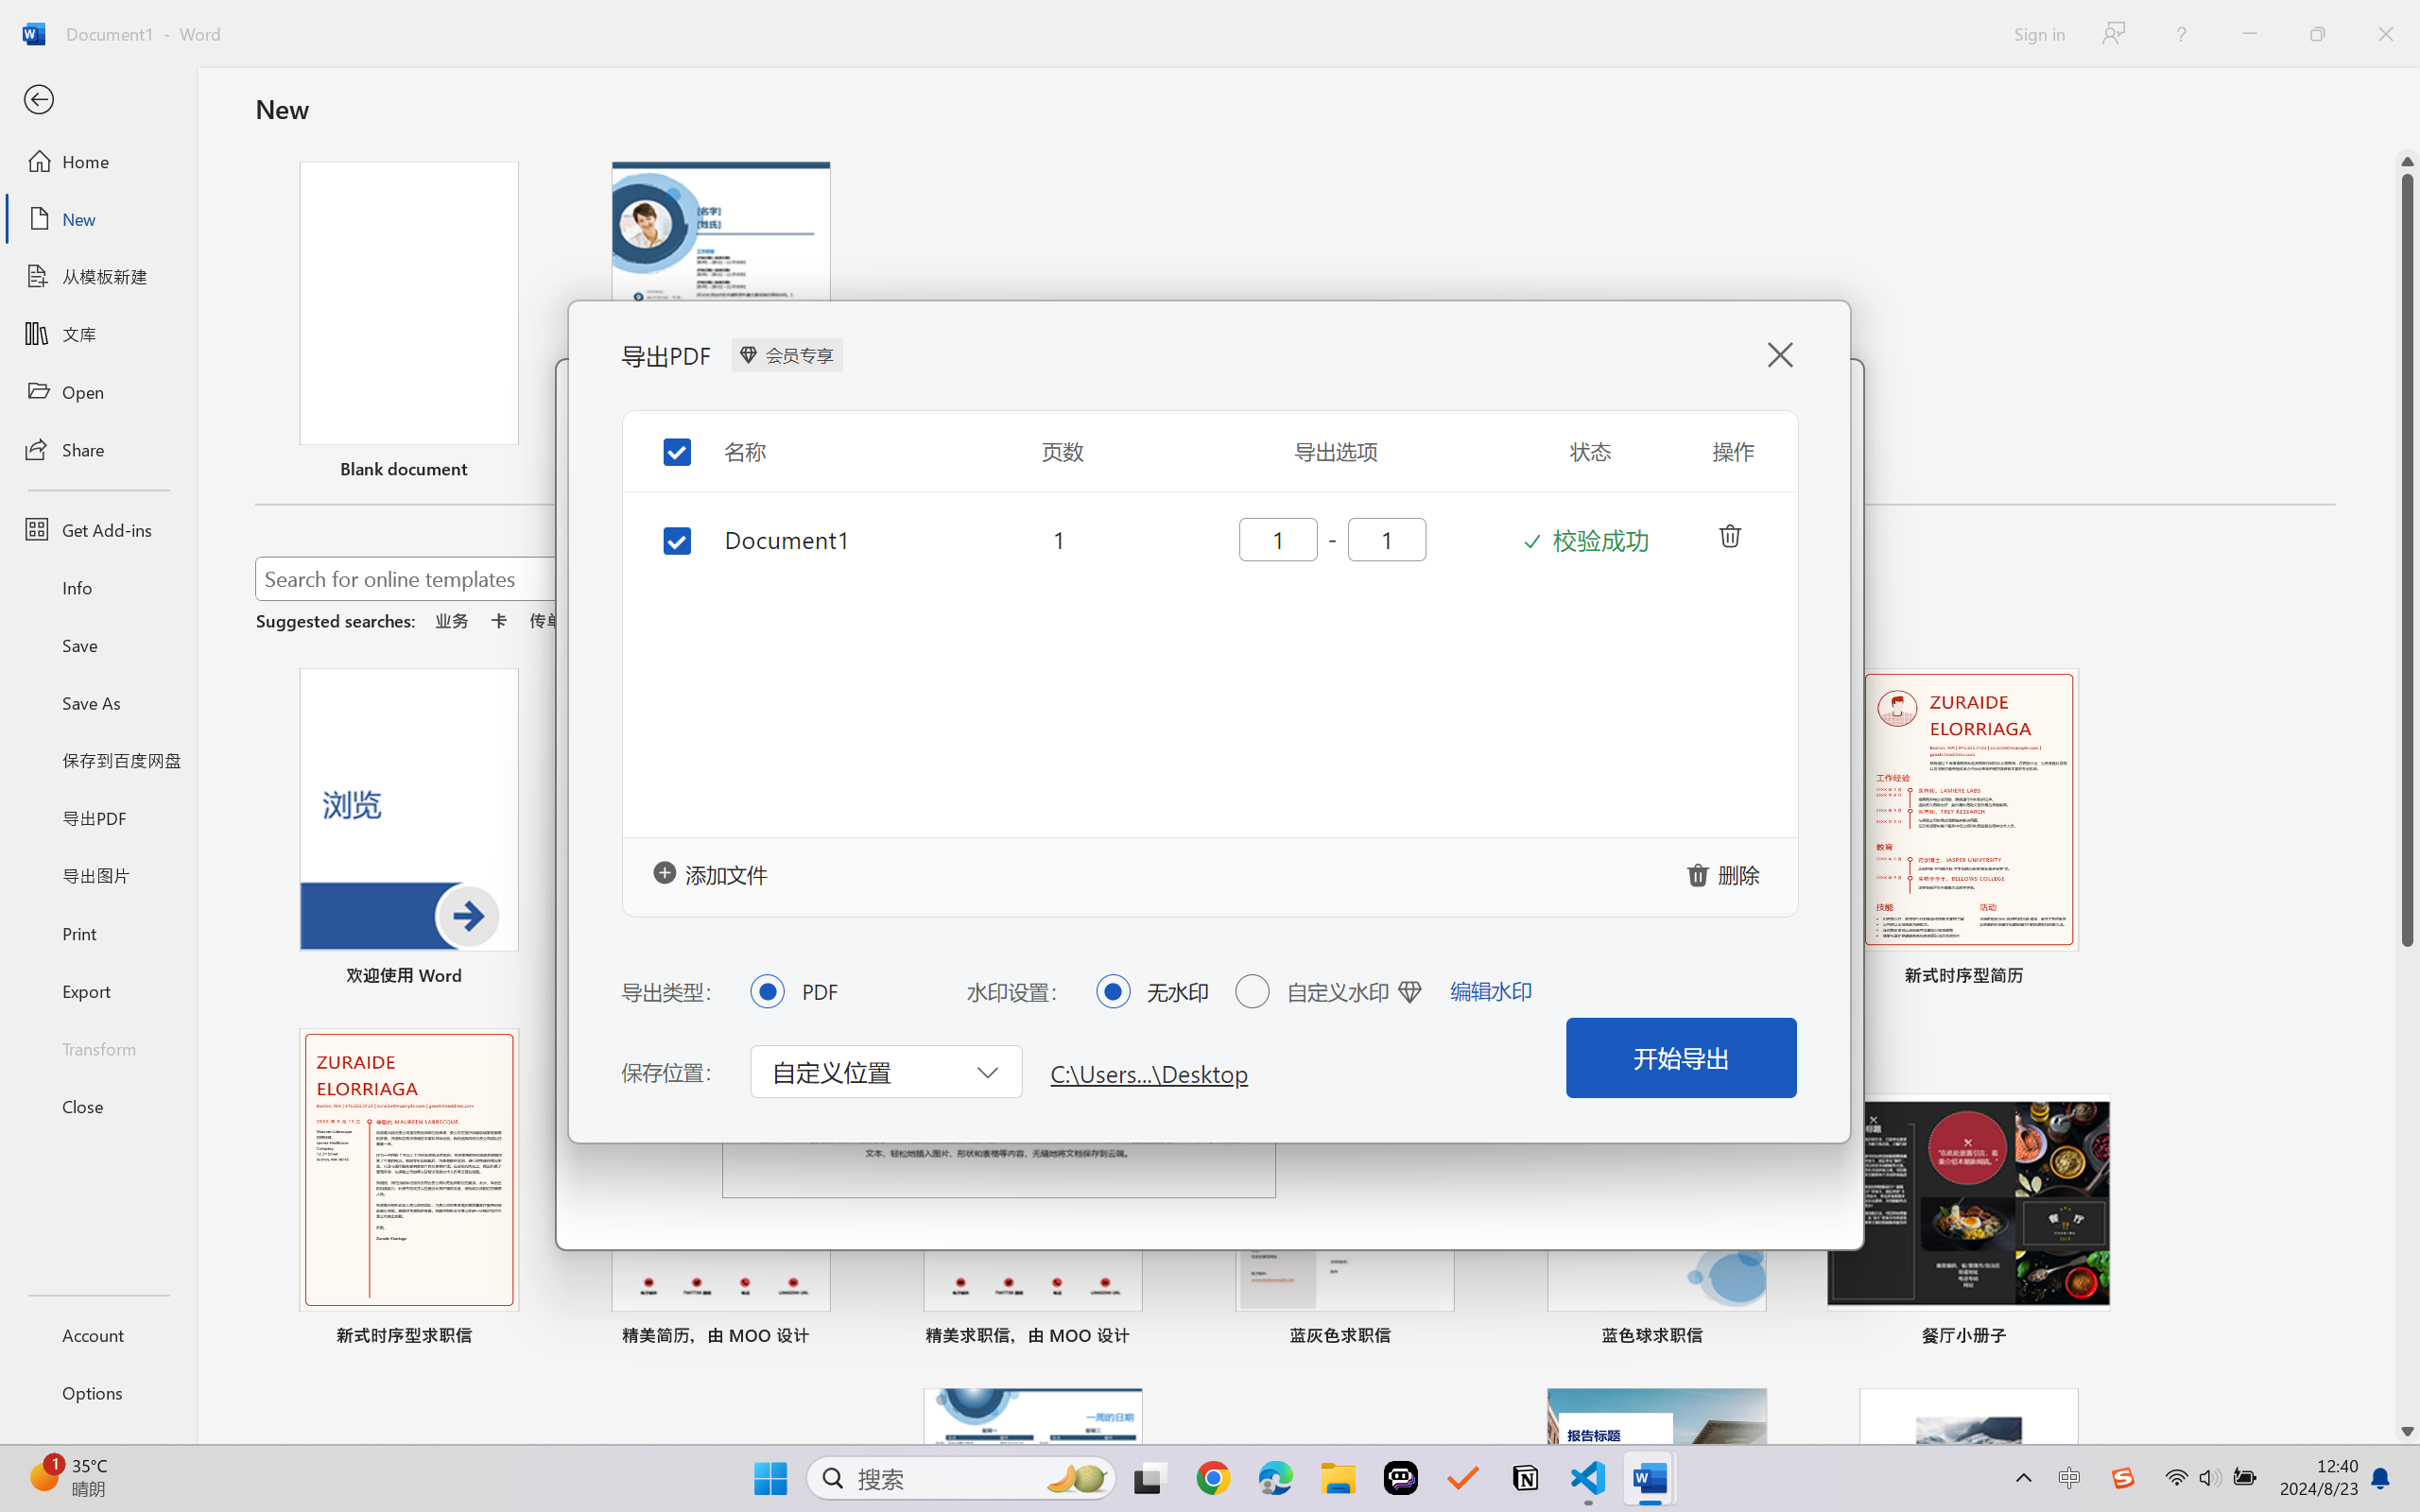  I want to click on 'Toggle selection for all items', so click(662, 438).